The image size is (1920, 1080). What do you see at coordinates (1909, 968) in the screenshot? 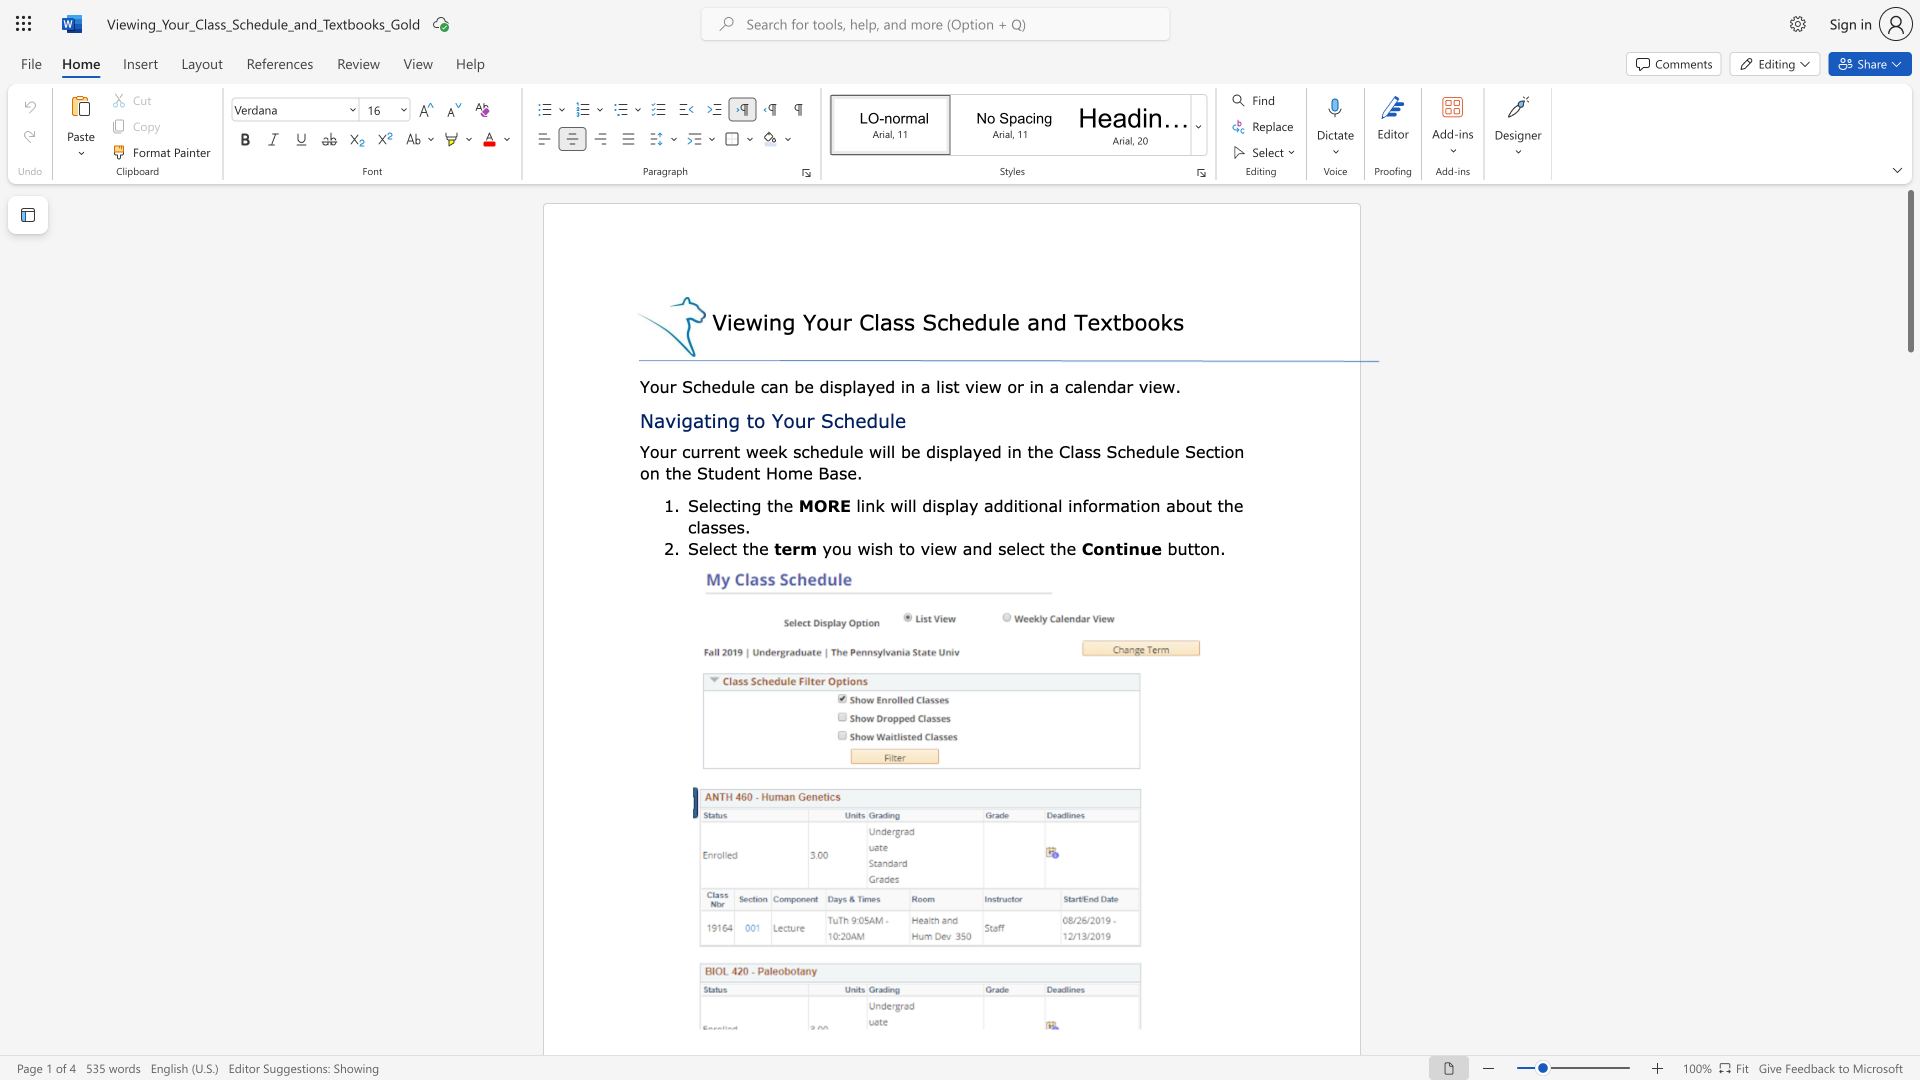
I see `the scrollbar on the side` at bounding box center [1909, 968].